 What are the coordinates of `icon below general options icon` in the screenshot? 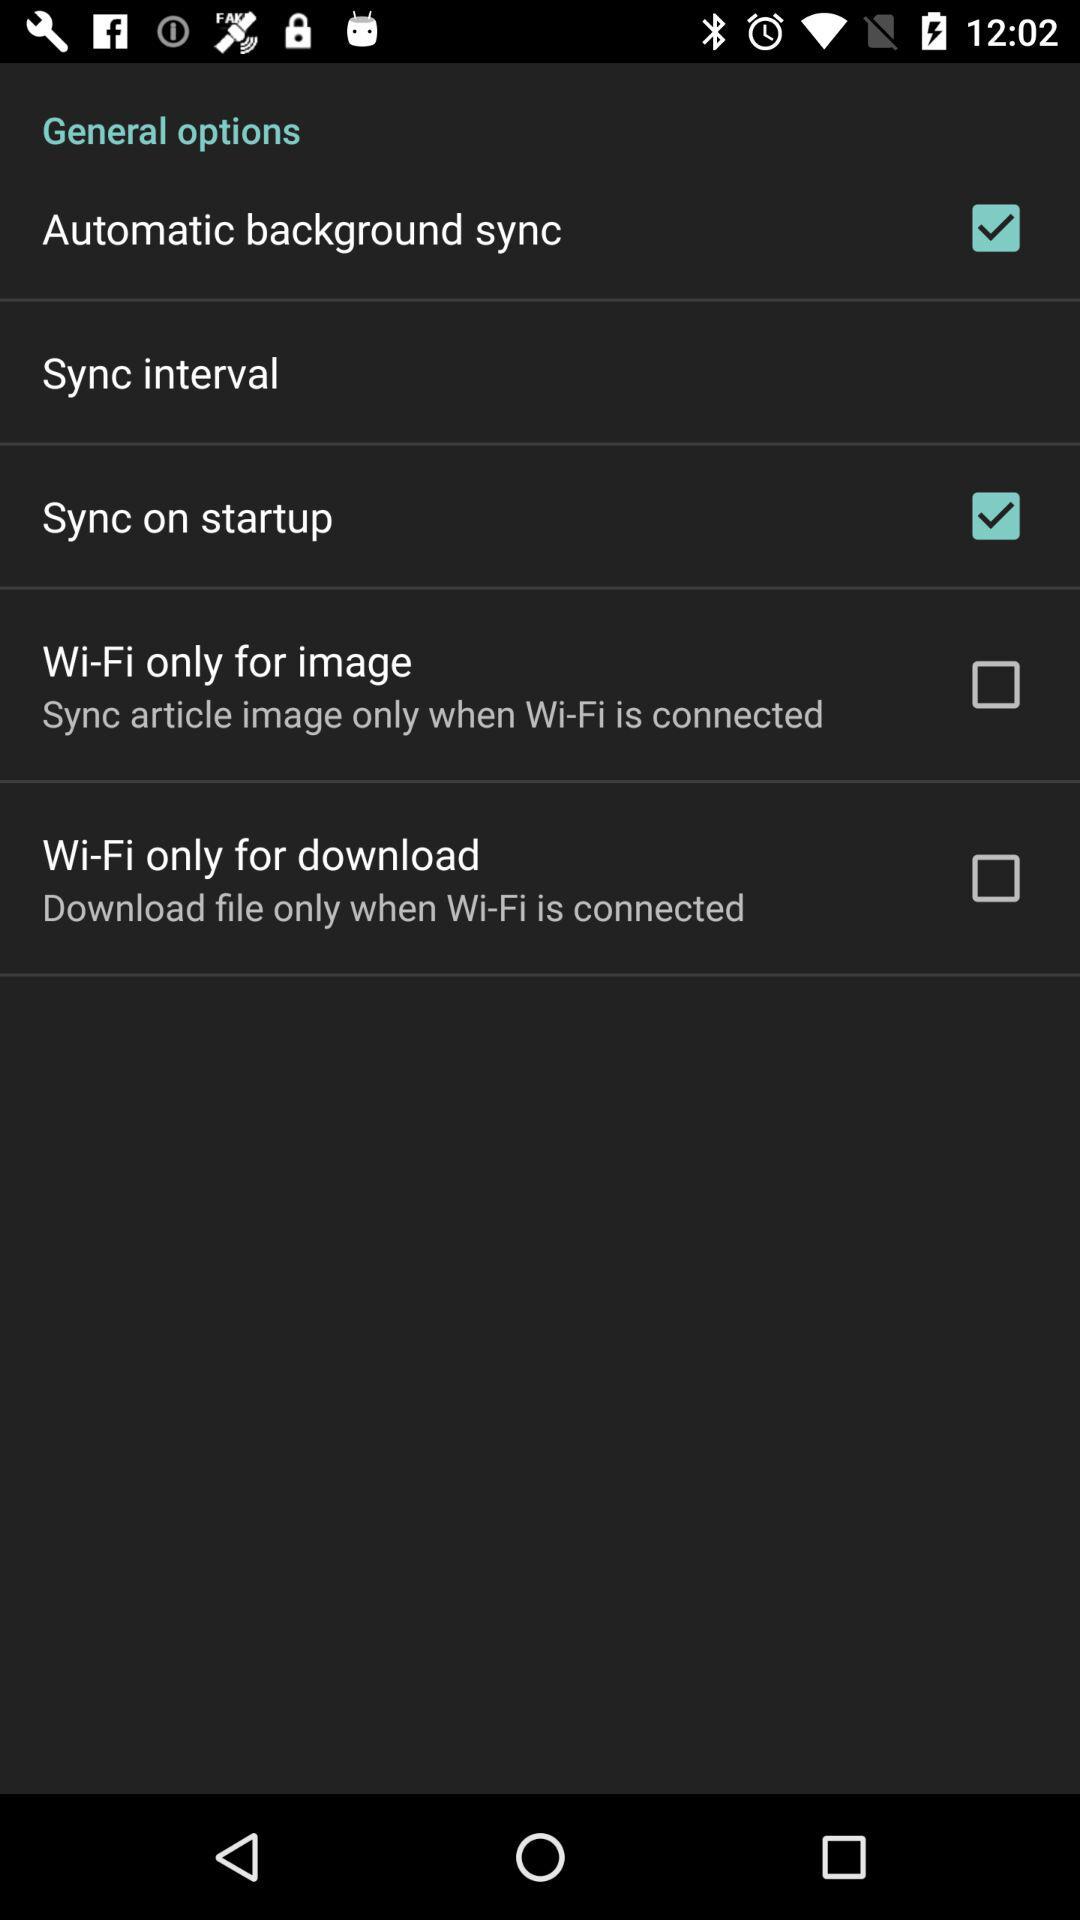 It's located at (301, 228).